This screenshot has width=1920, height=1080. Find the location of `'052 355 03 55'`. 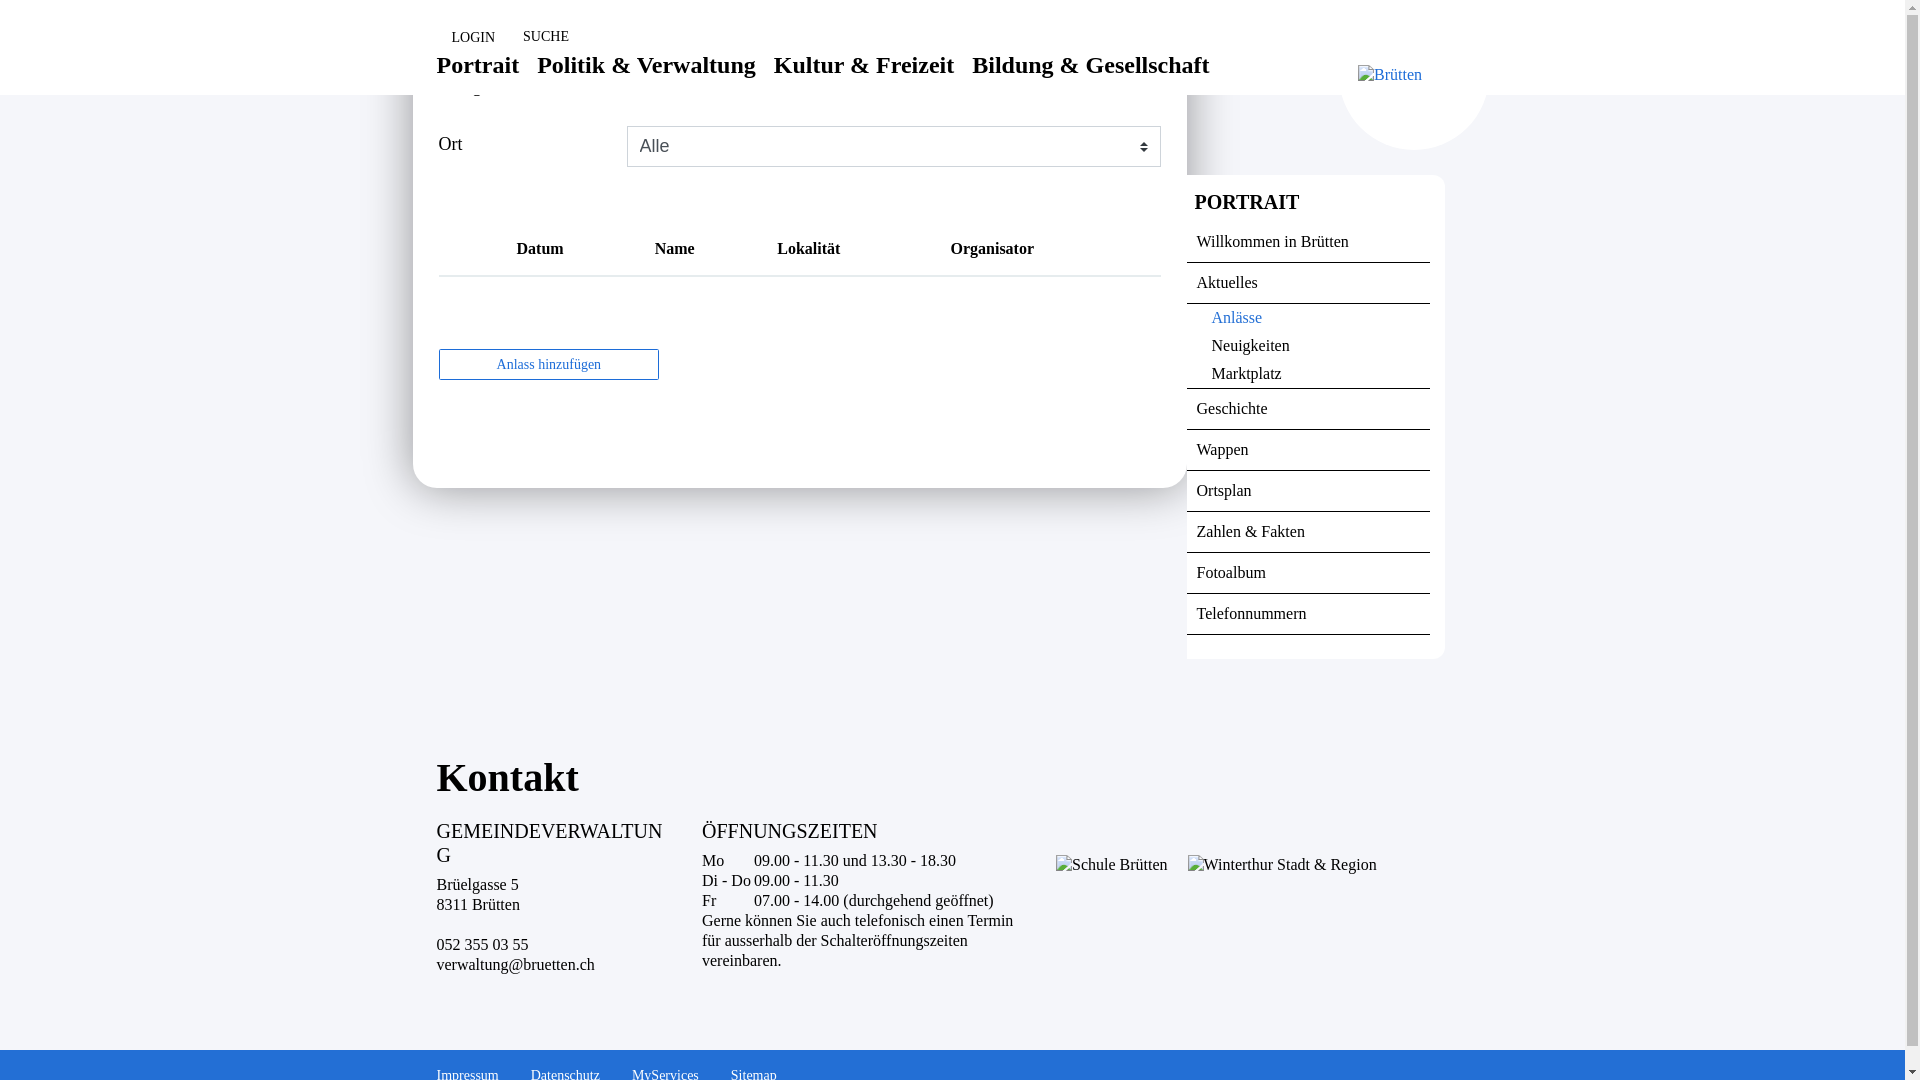

'052 355 03 55' is located at coordinates (481, 944).